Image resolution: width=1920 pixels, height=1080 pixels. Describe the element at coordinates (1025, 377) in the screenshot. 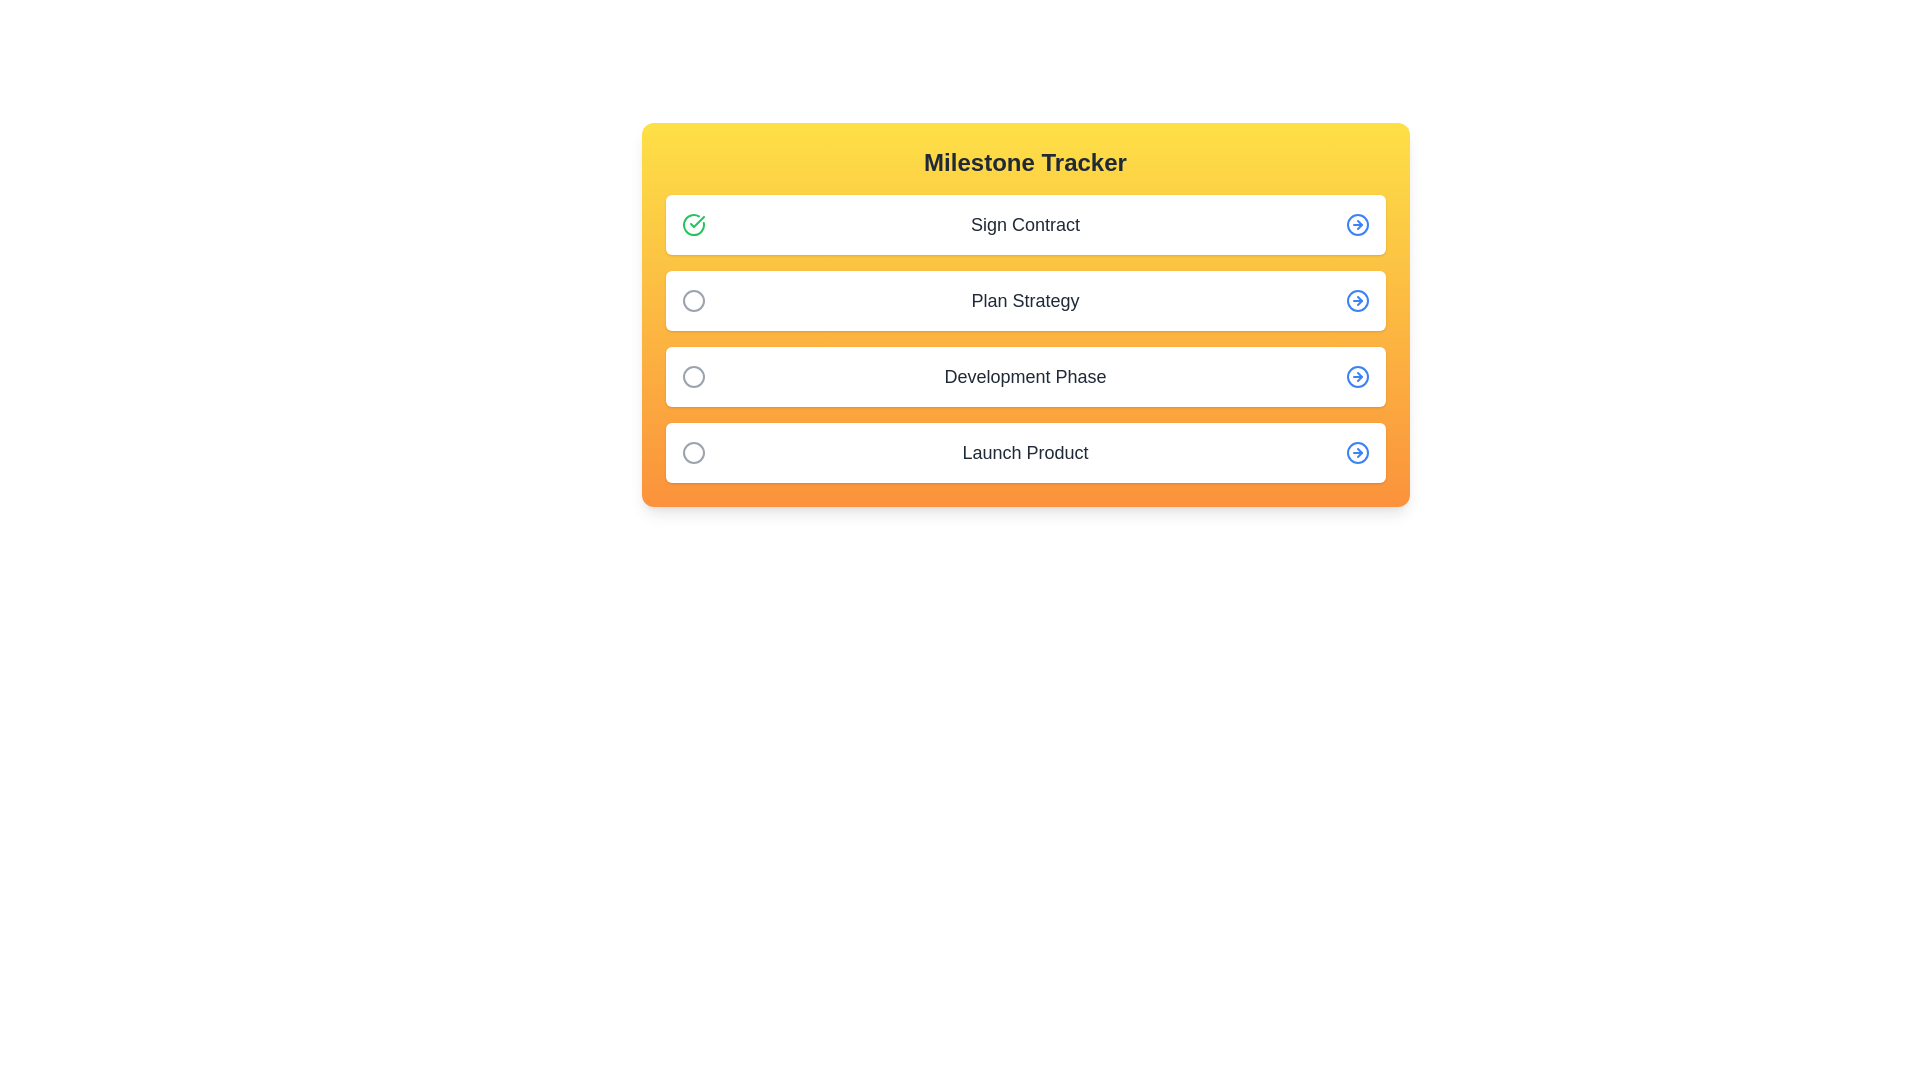

I see `the third step indicator item in the milestone tracking interface` at that location.